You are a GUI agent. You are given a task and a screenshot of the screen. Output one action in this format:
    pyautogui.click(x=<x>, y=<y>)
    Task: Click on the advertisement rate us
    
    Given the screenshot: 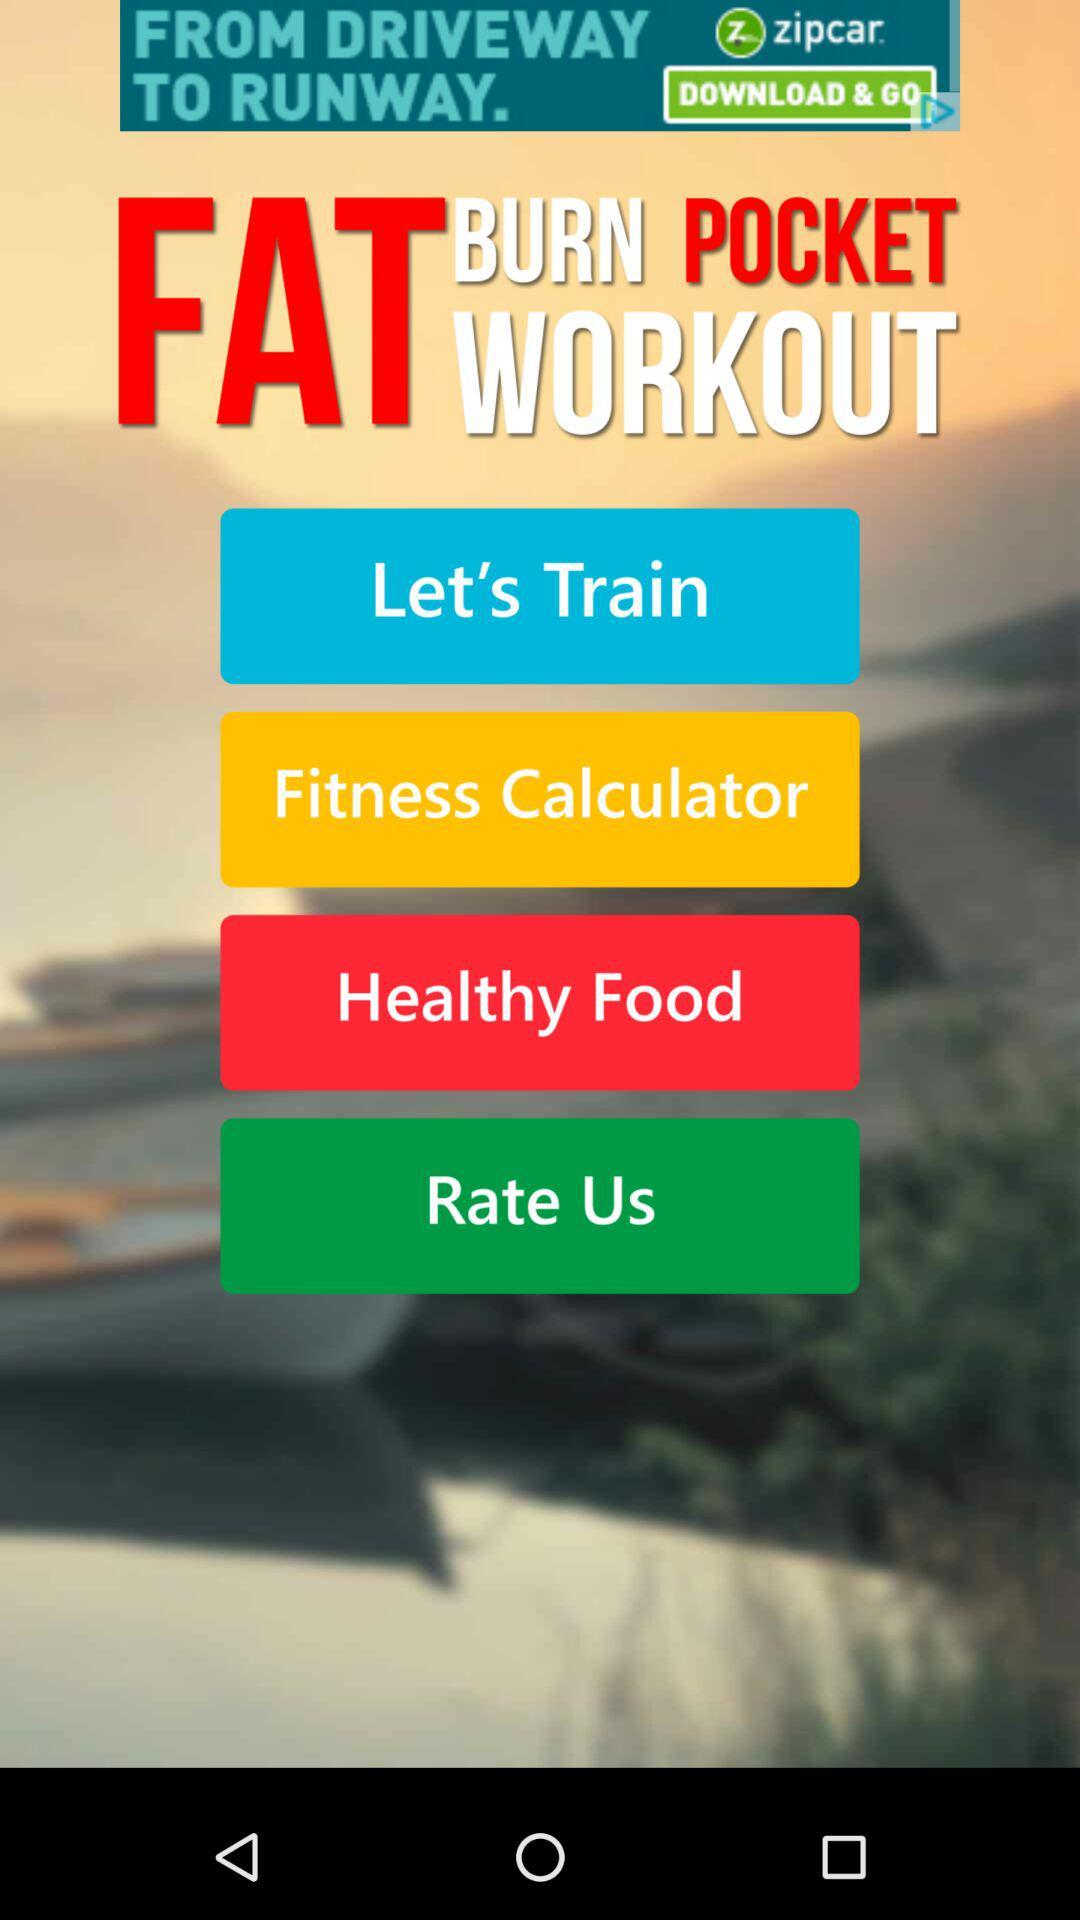 What is the action you would take?
    pyautogui.click(x=540, y=65)
    